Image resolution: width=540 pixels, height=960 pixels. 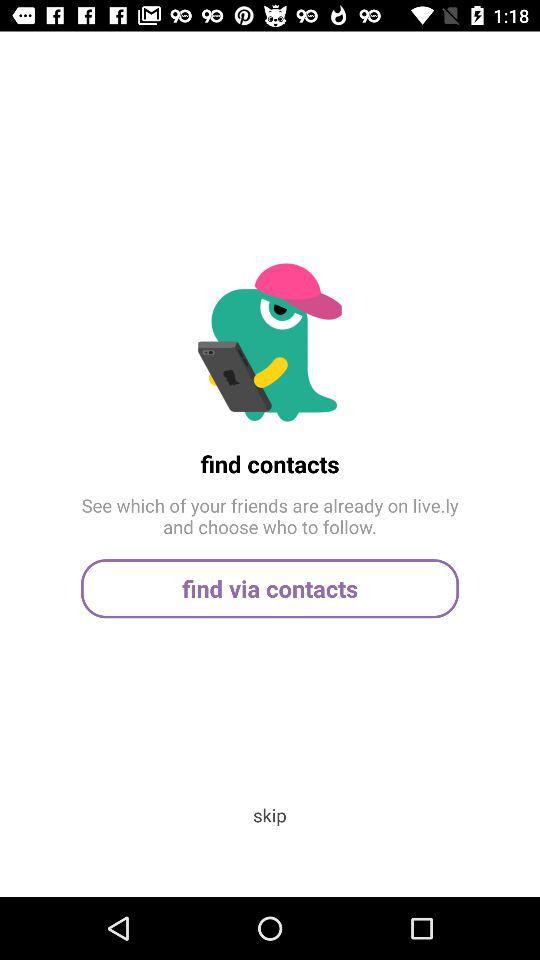 I want to click on the skip app, so click(x=269, y=815).